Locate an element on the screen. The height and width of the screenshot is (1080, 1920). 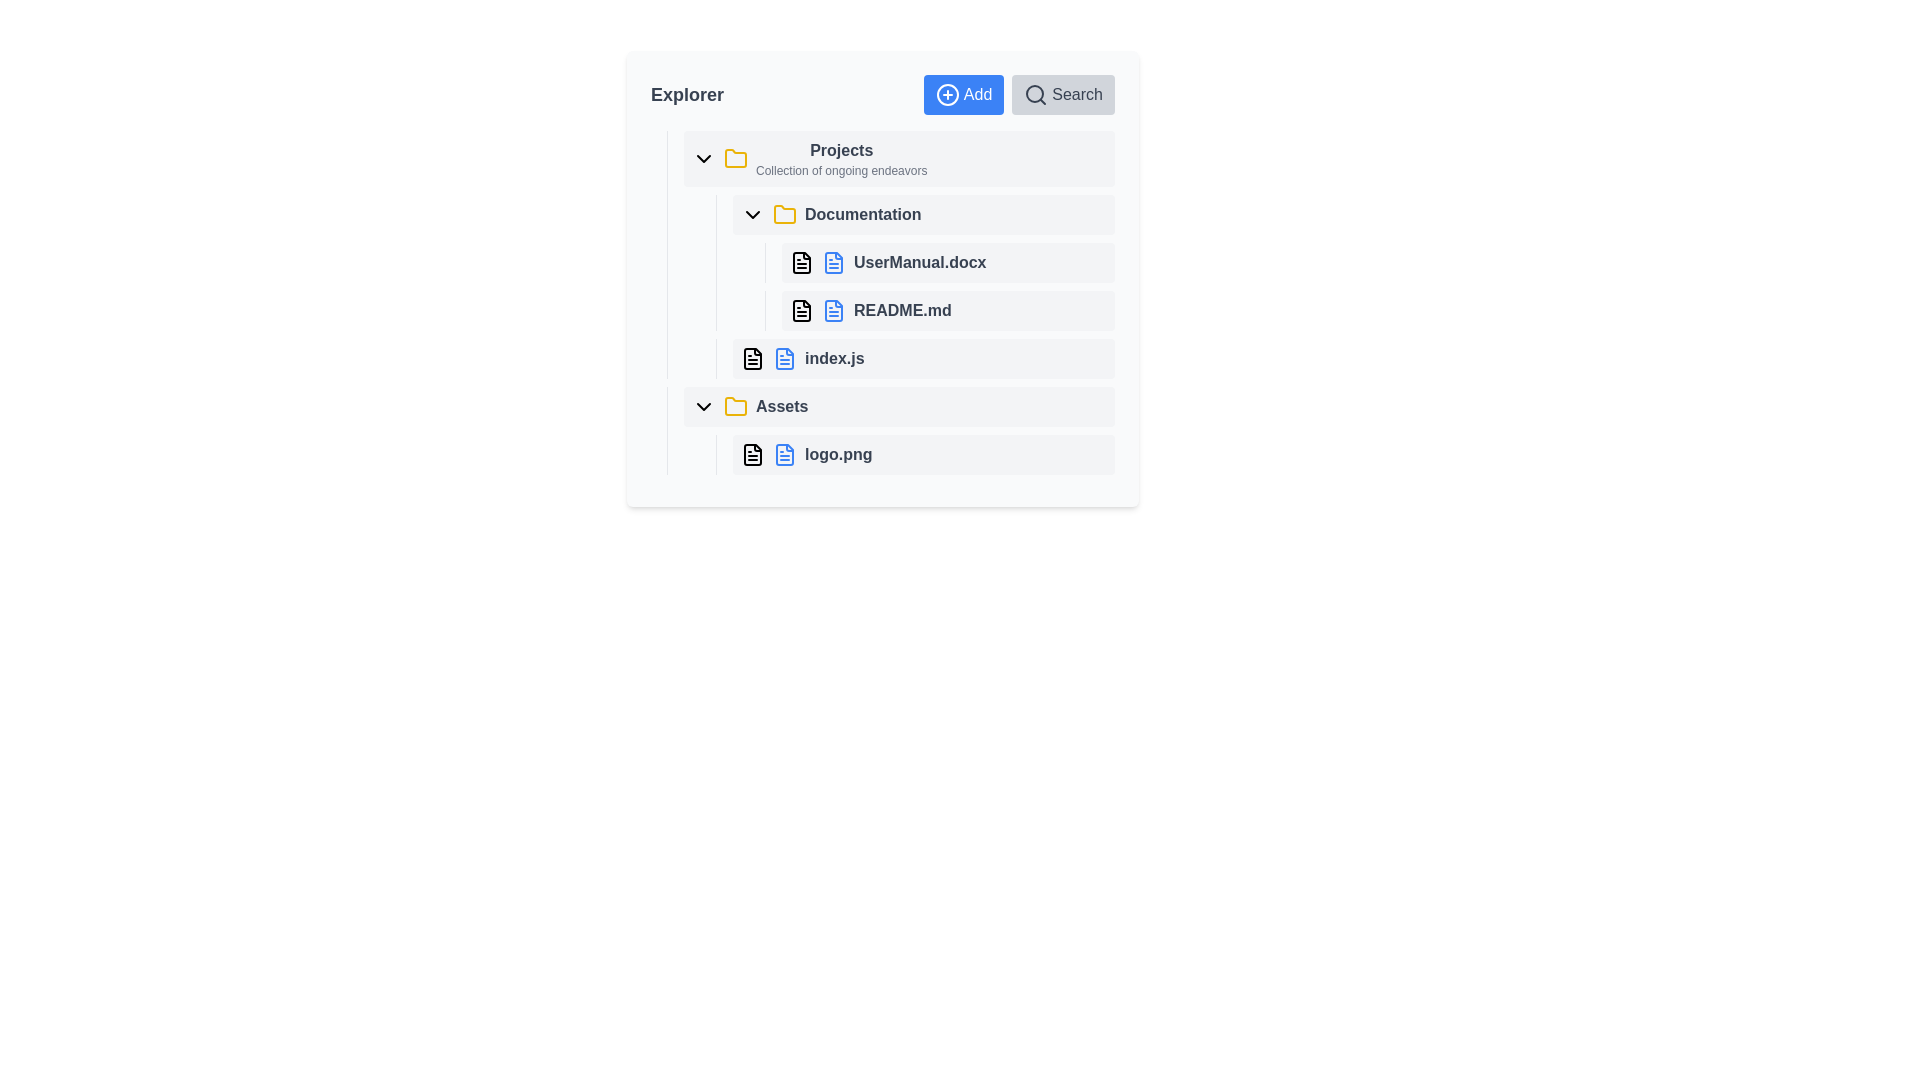
the 'Documentation' folder icon in the Explorer panel of the application interface is located at coordinates (784, 214).